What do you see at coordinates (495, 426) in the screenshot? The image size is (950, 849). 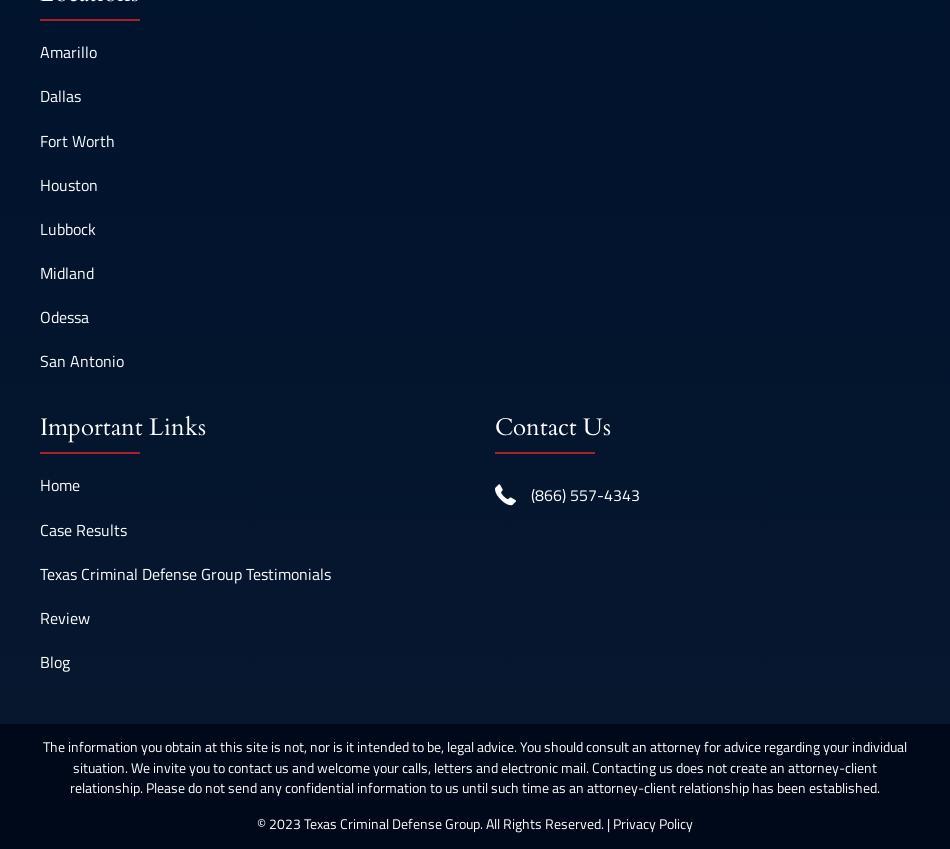 I see `'Contact Us'` at bounding box center [495, 426].